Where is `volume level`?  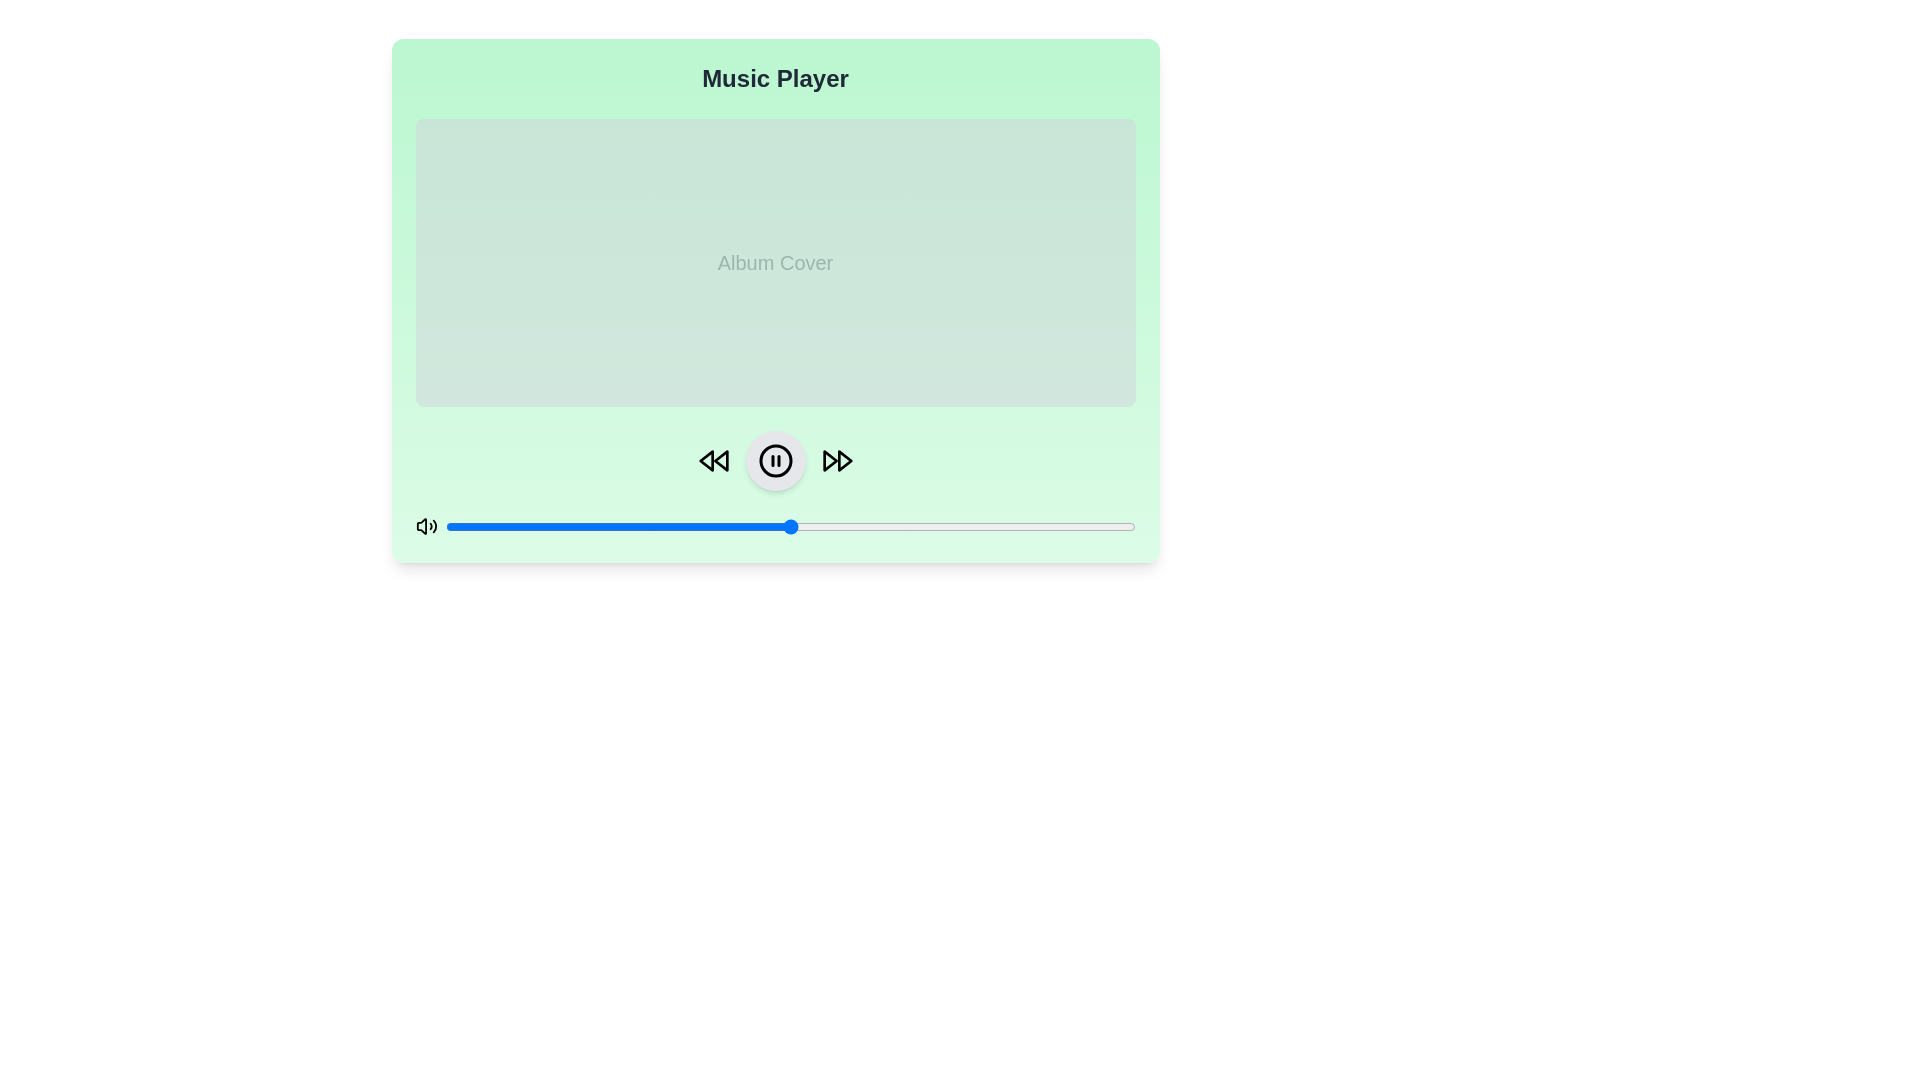 volume level is located at coordinates (948, 526).